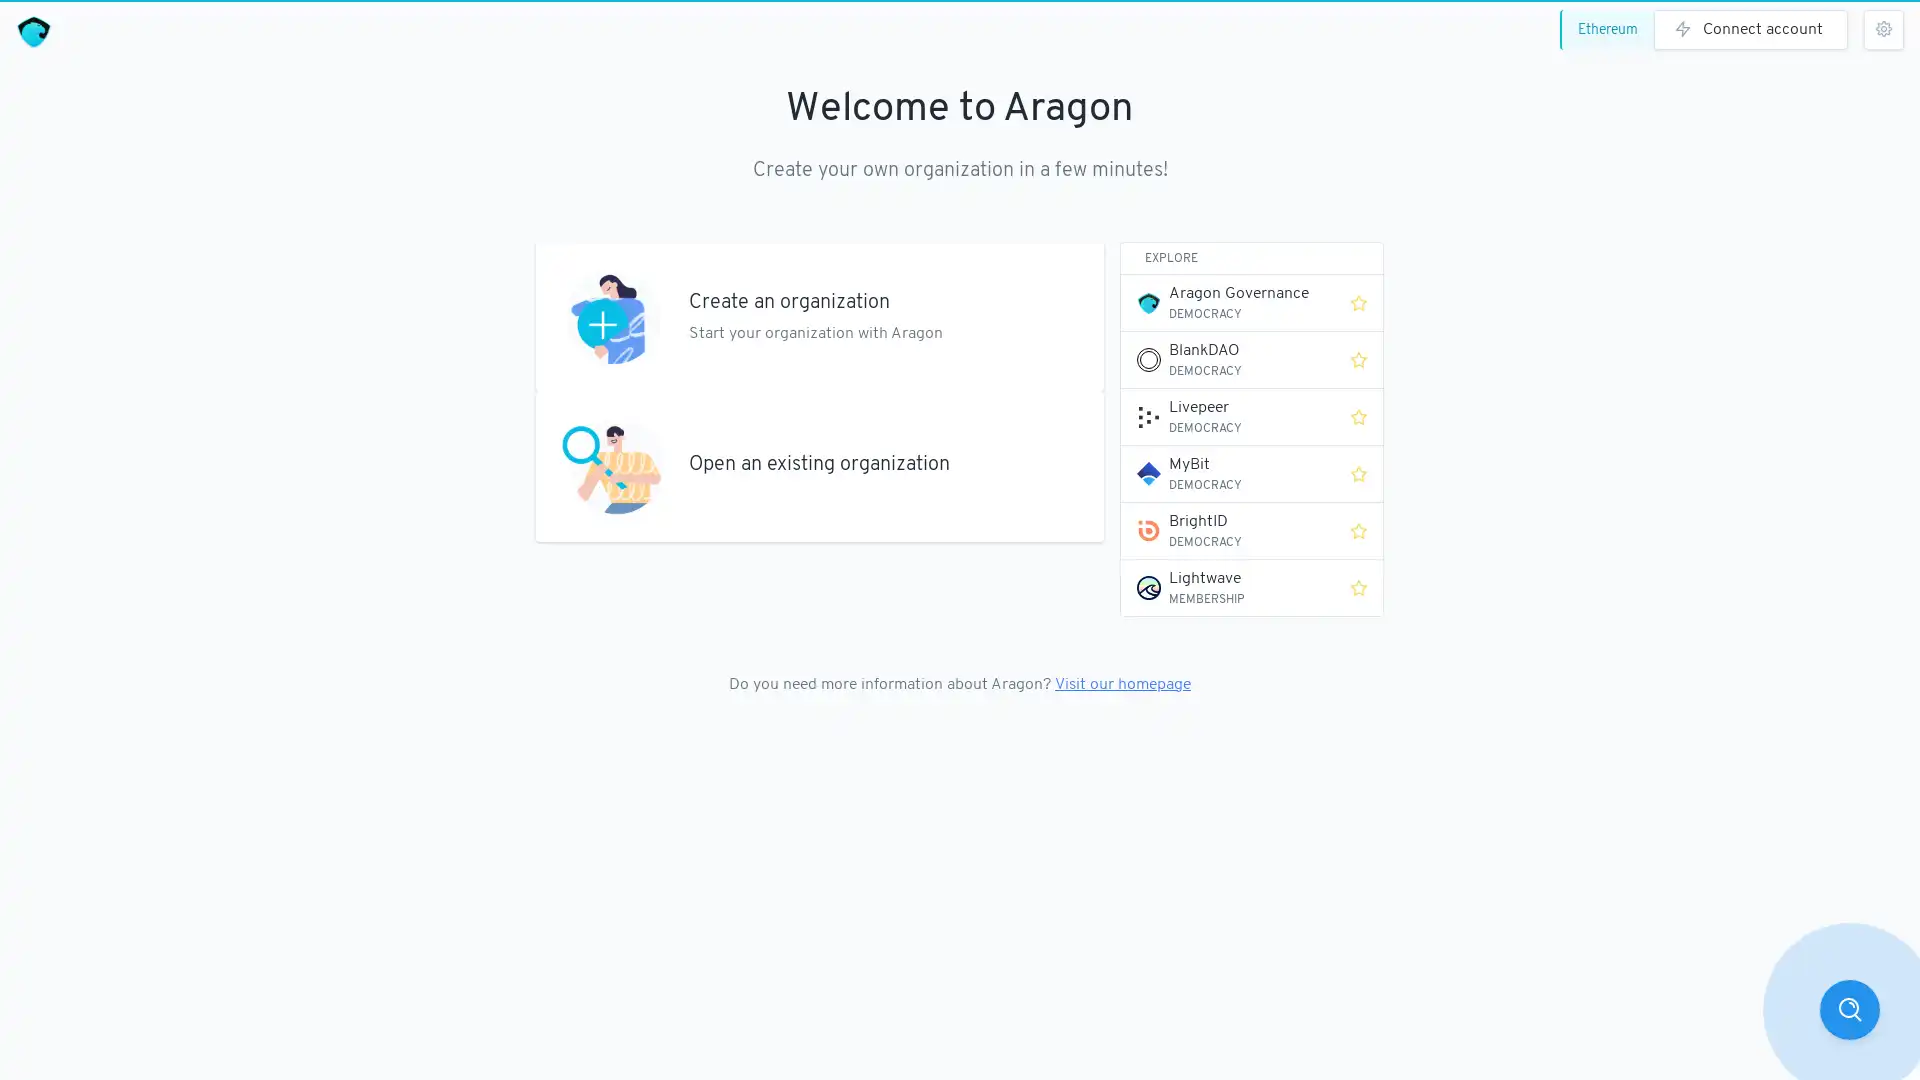 Image resolution: width=1920 pixels, height=1080 pixels. What do you see at coordinates (1227, 586) in the screenshot?
I see `Lightwave MEMBERSHIP` at bounding box center [1227, 586].